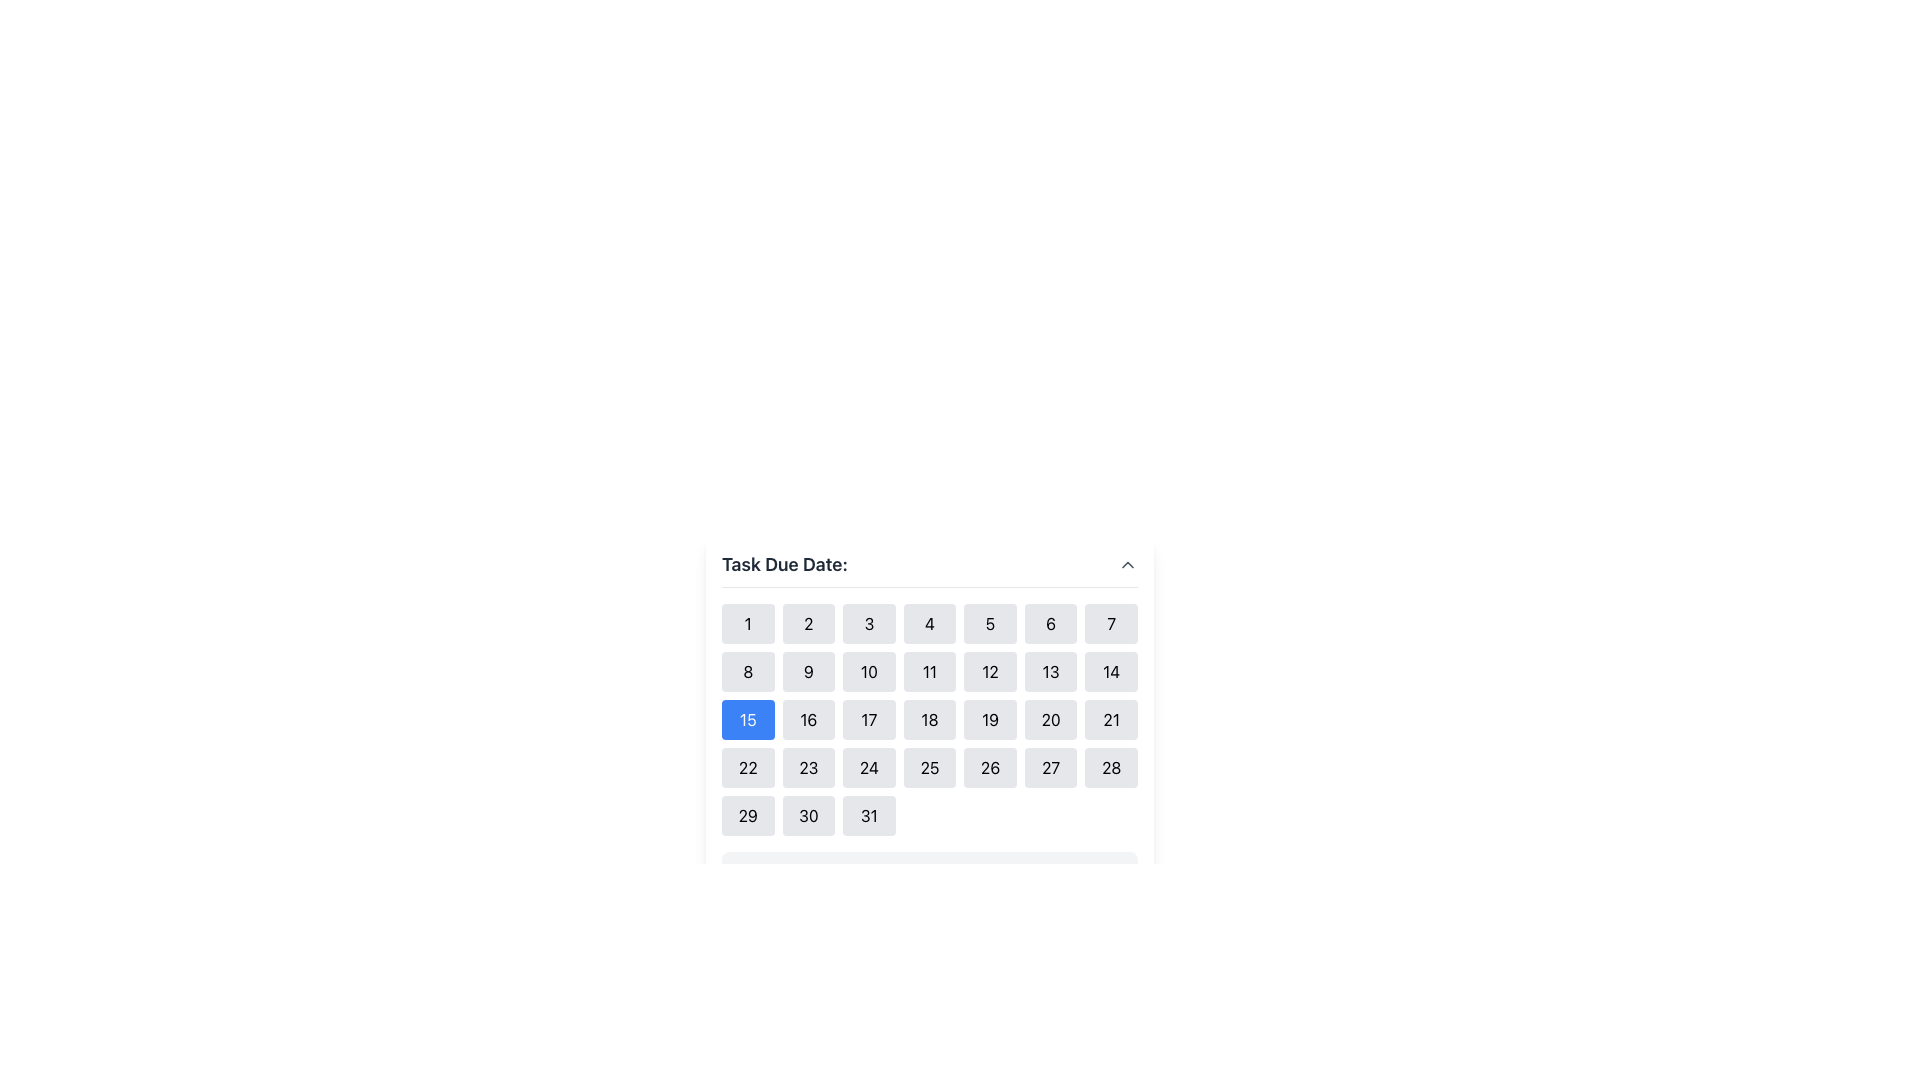 The image size is (1920, 1080). I want to click on the rounded rectangular button labeled '22' in the date selection grid under 'Task Due Date' for keyboard interaction, so click(747, 766).